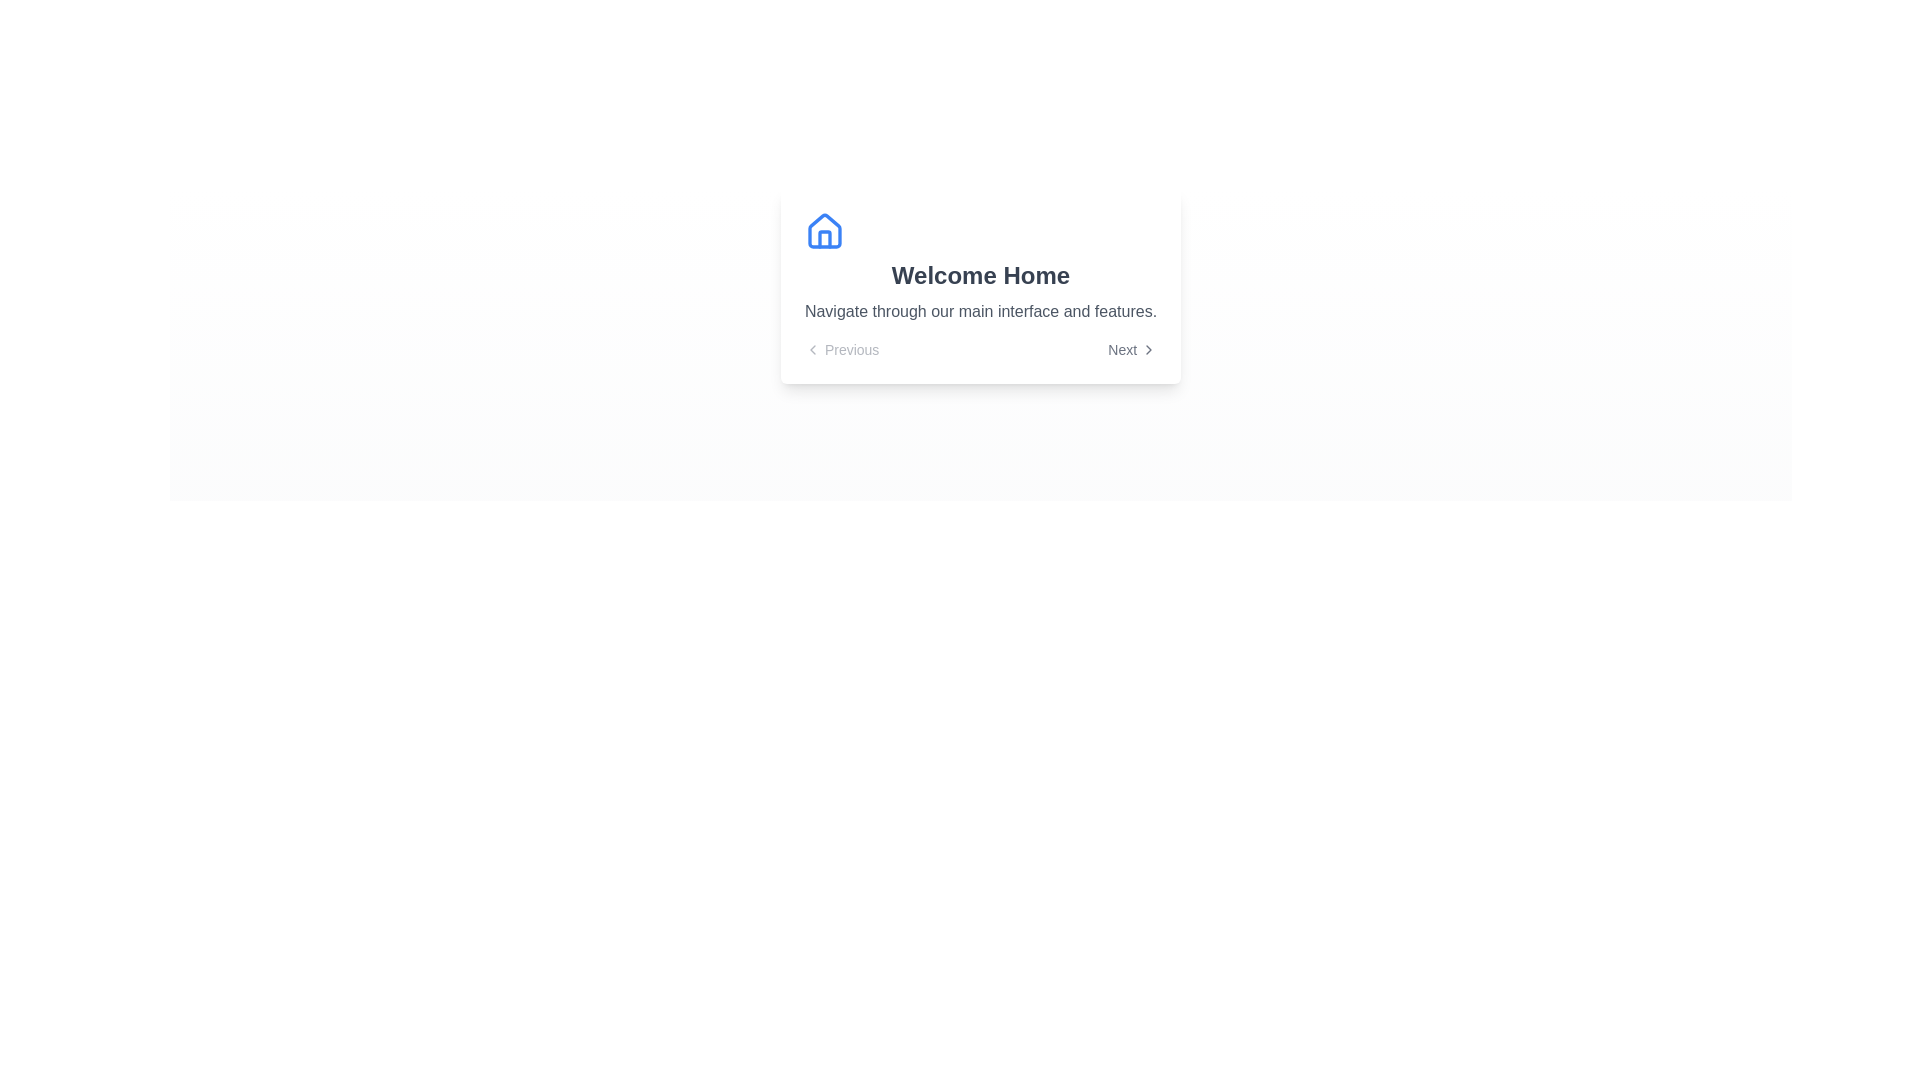 The image size is (1920, 1080). I want to click on the 'Next' button located at the bottom-right of its group to proceed to the next step, so click(1132, 349).